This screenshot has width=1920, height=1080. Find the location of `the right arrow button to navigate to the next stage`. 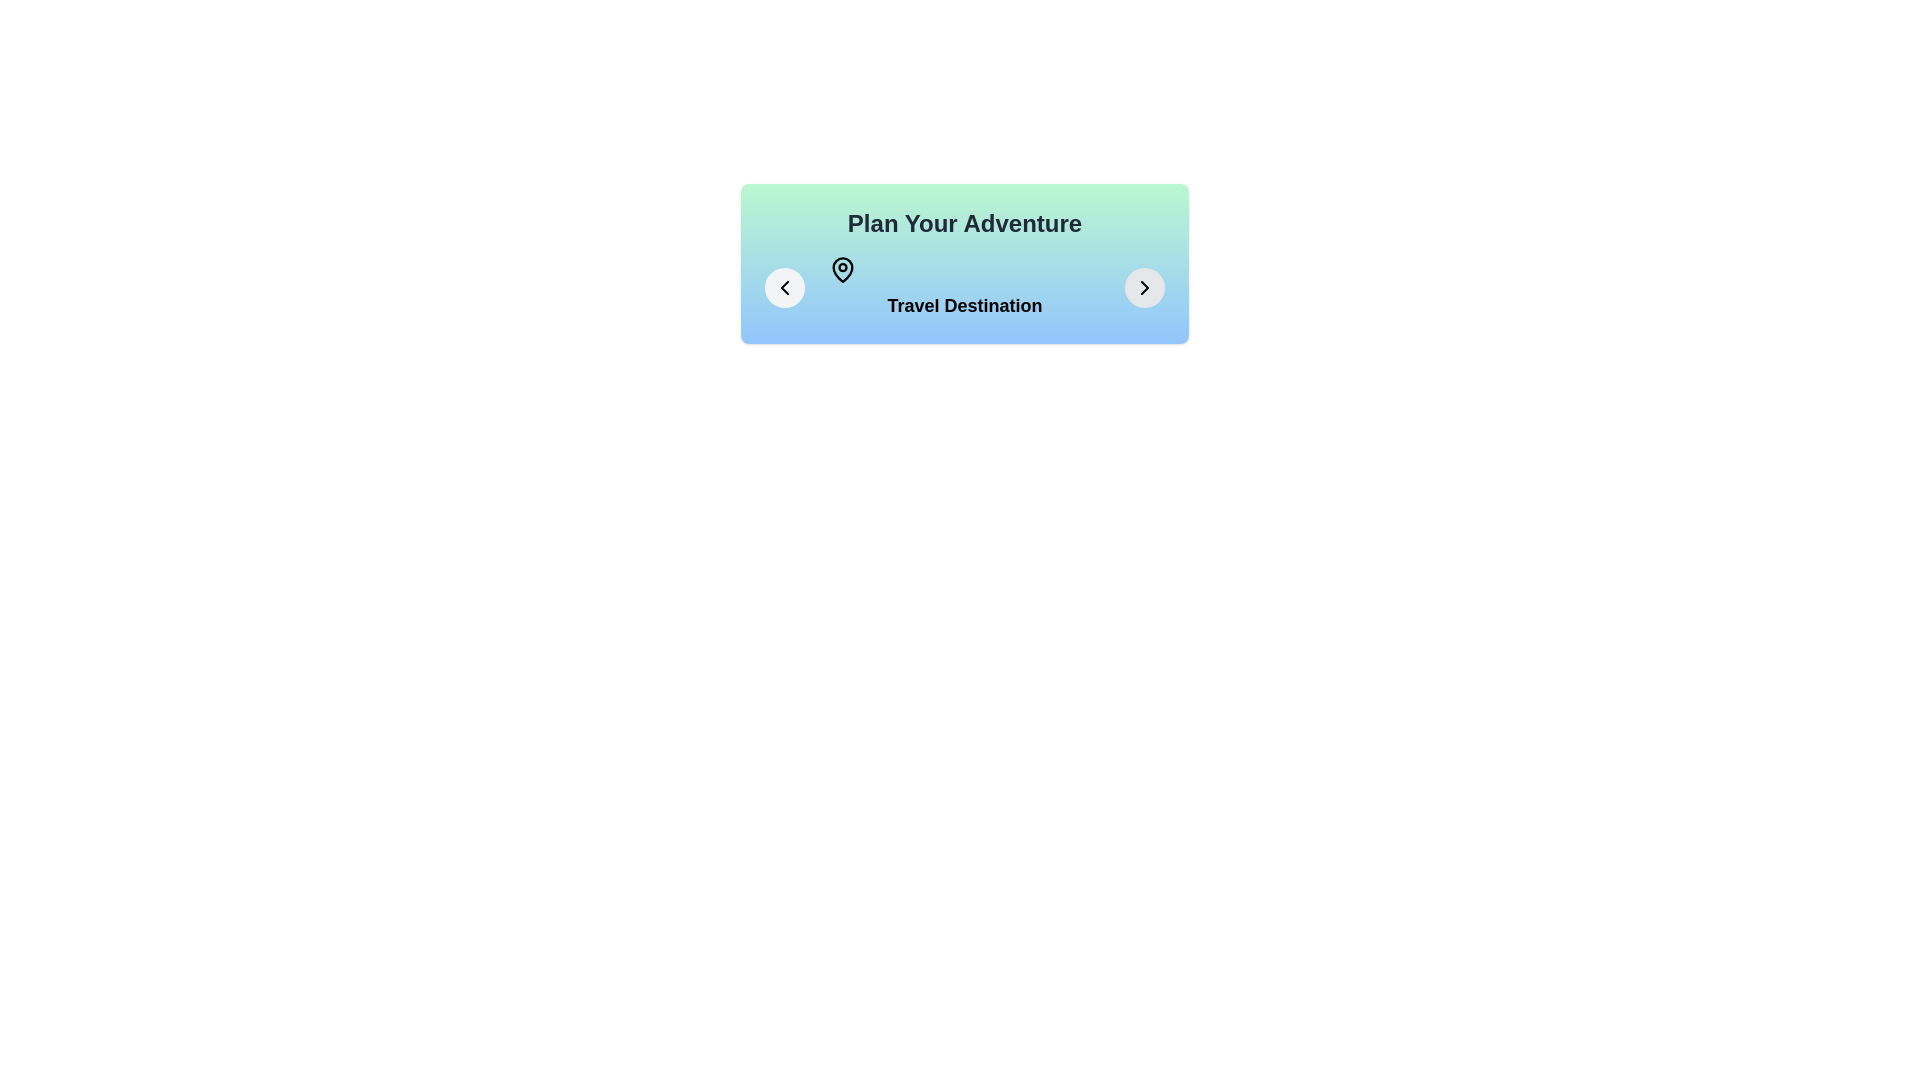

the right arrow button to navigate to the next stage is located at coordinates (1145, 288).